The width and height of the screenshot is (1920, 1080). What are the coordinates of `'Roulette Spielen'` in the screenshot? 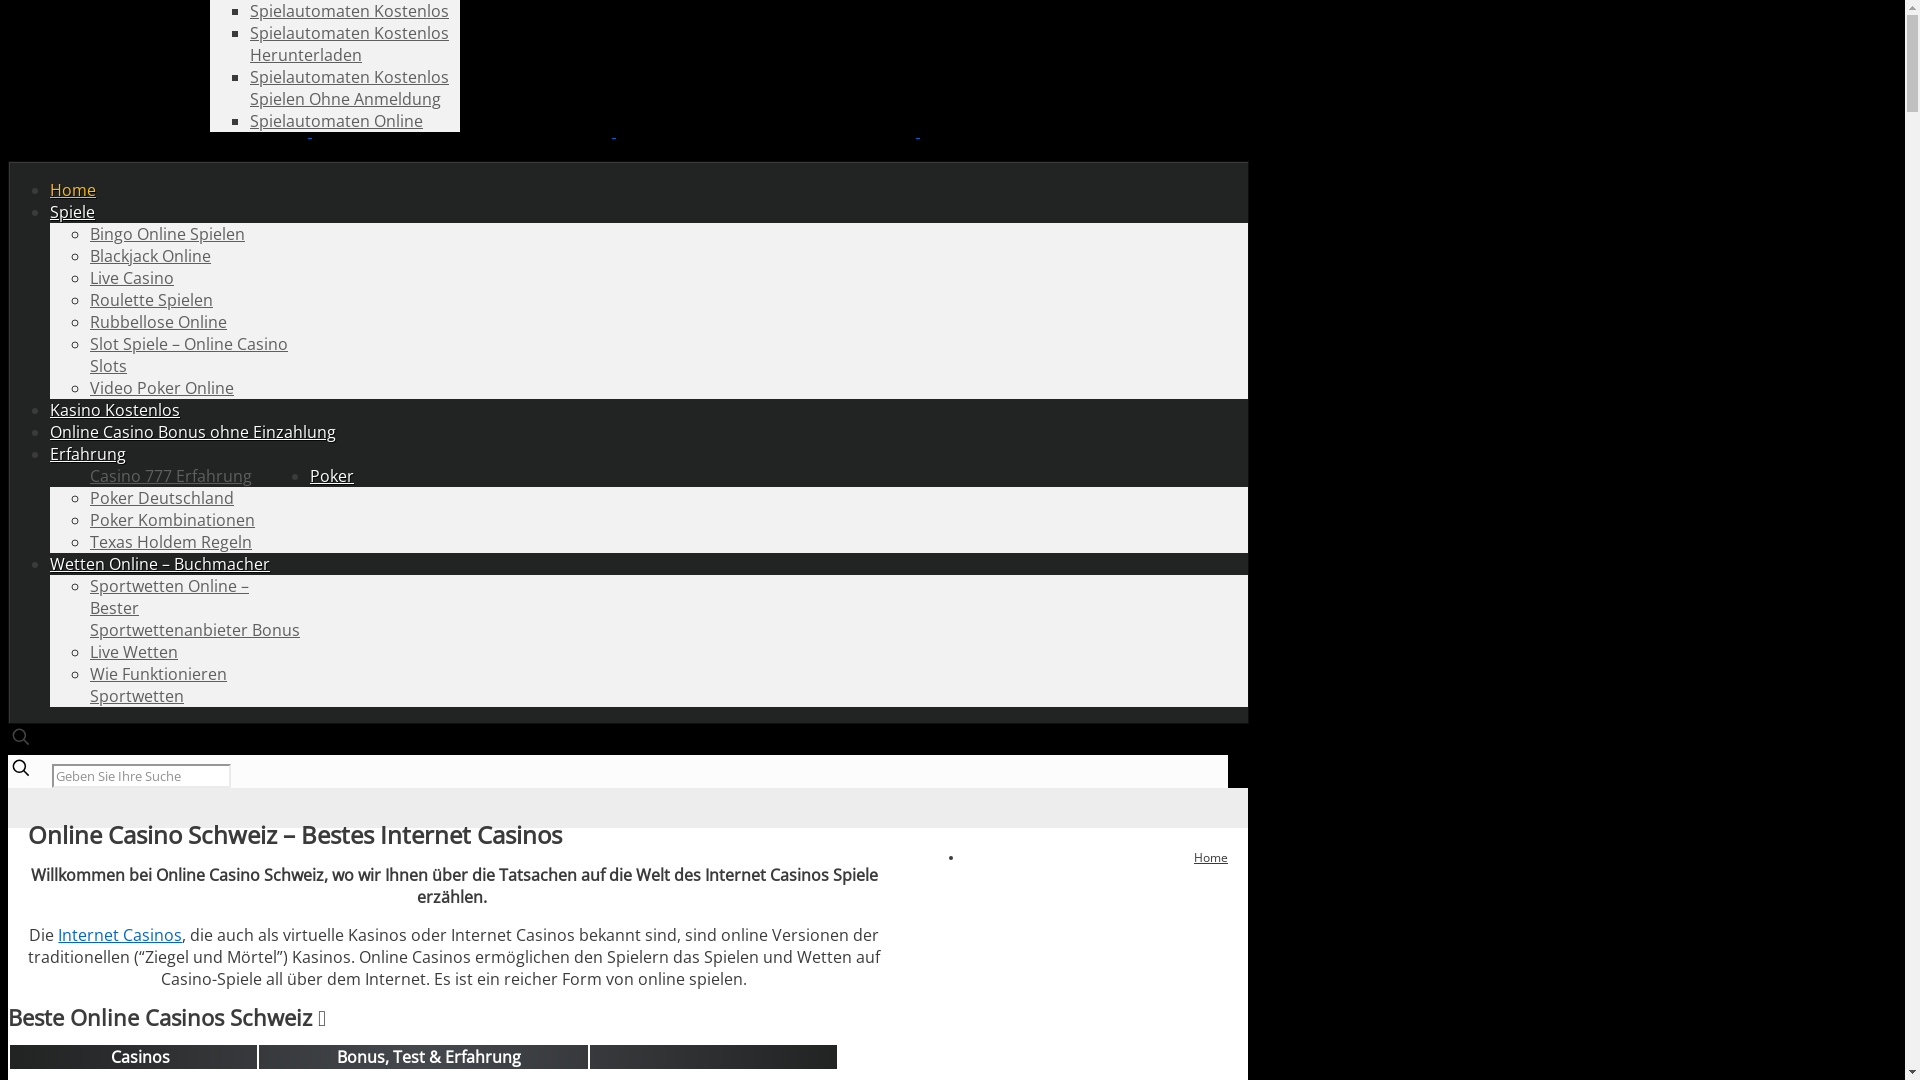 It's located at (150, 300).